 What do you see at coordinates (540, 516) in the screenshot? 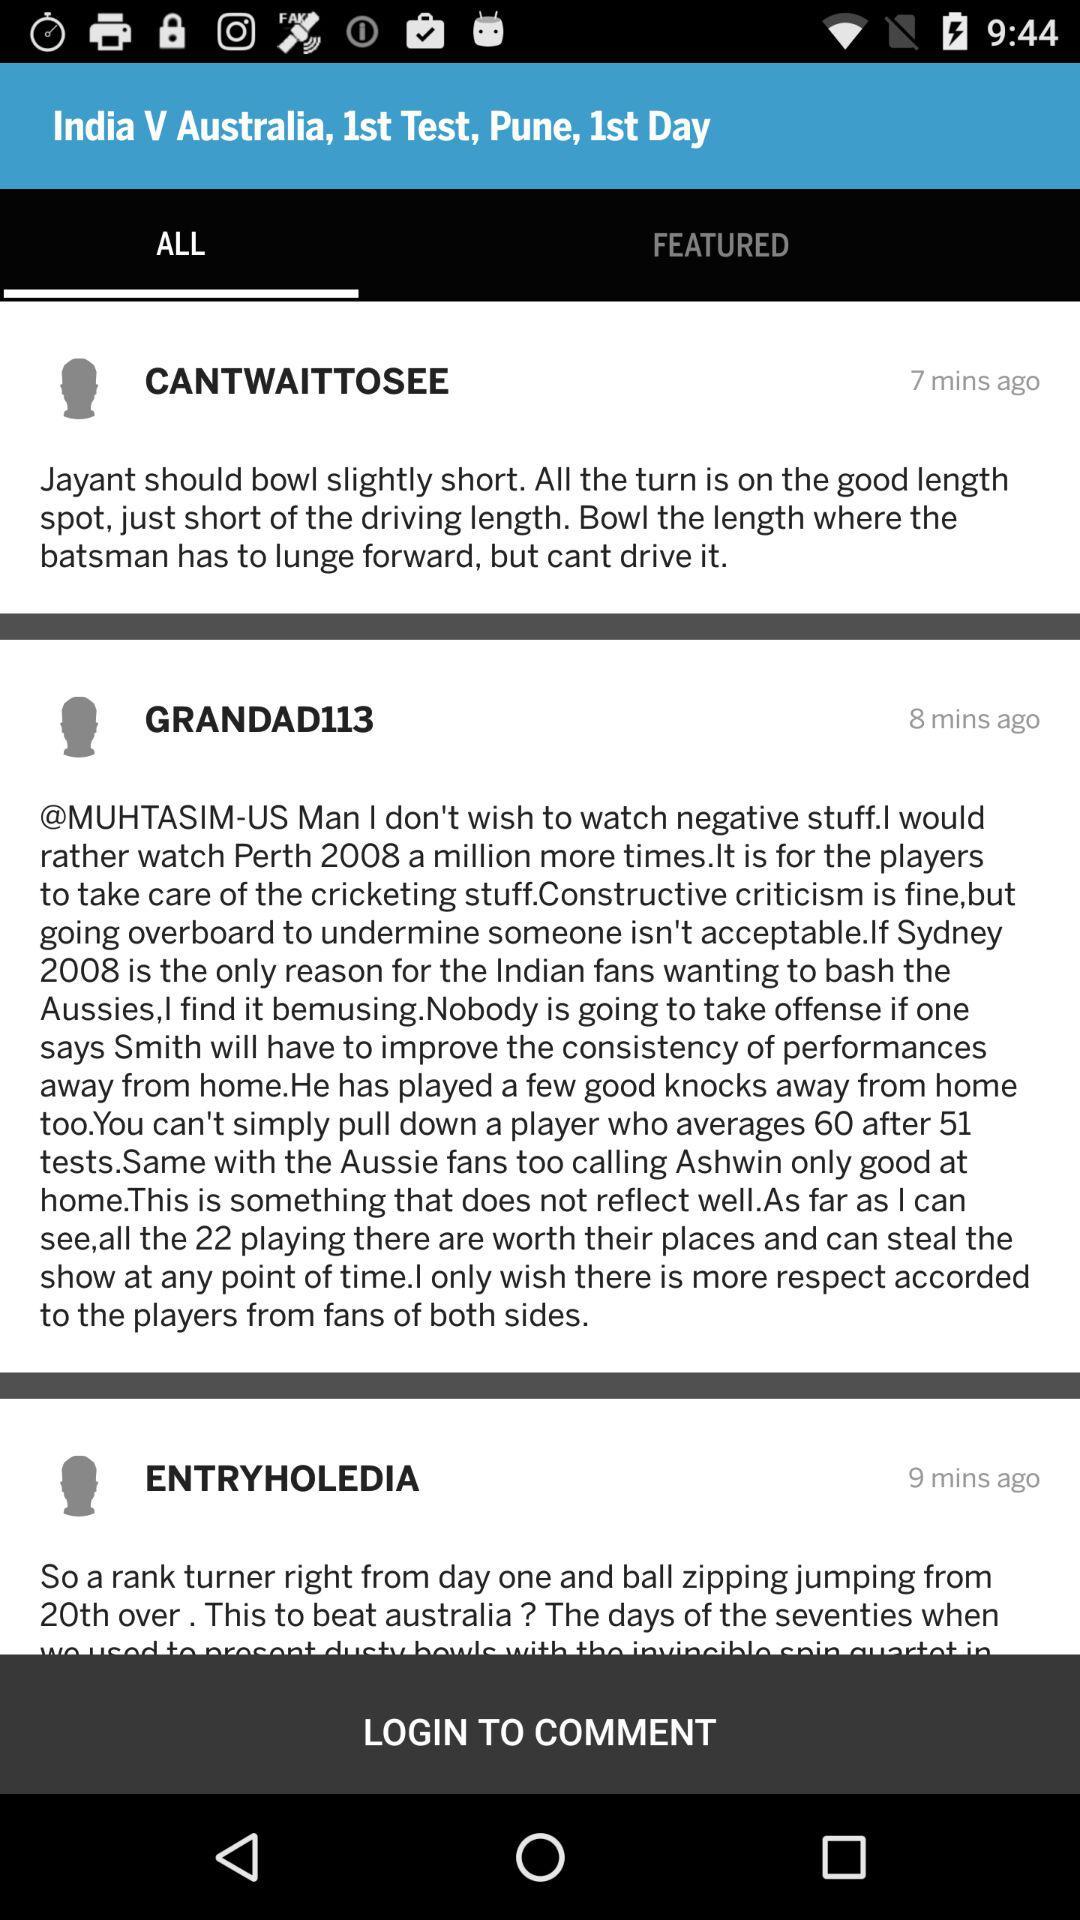
I see `the jayant should bowl item` at bounding box center [540, 516].